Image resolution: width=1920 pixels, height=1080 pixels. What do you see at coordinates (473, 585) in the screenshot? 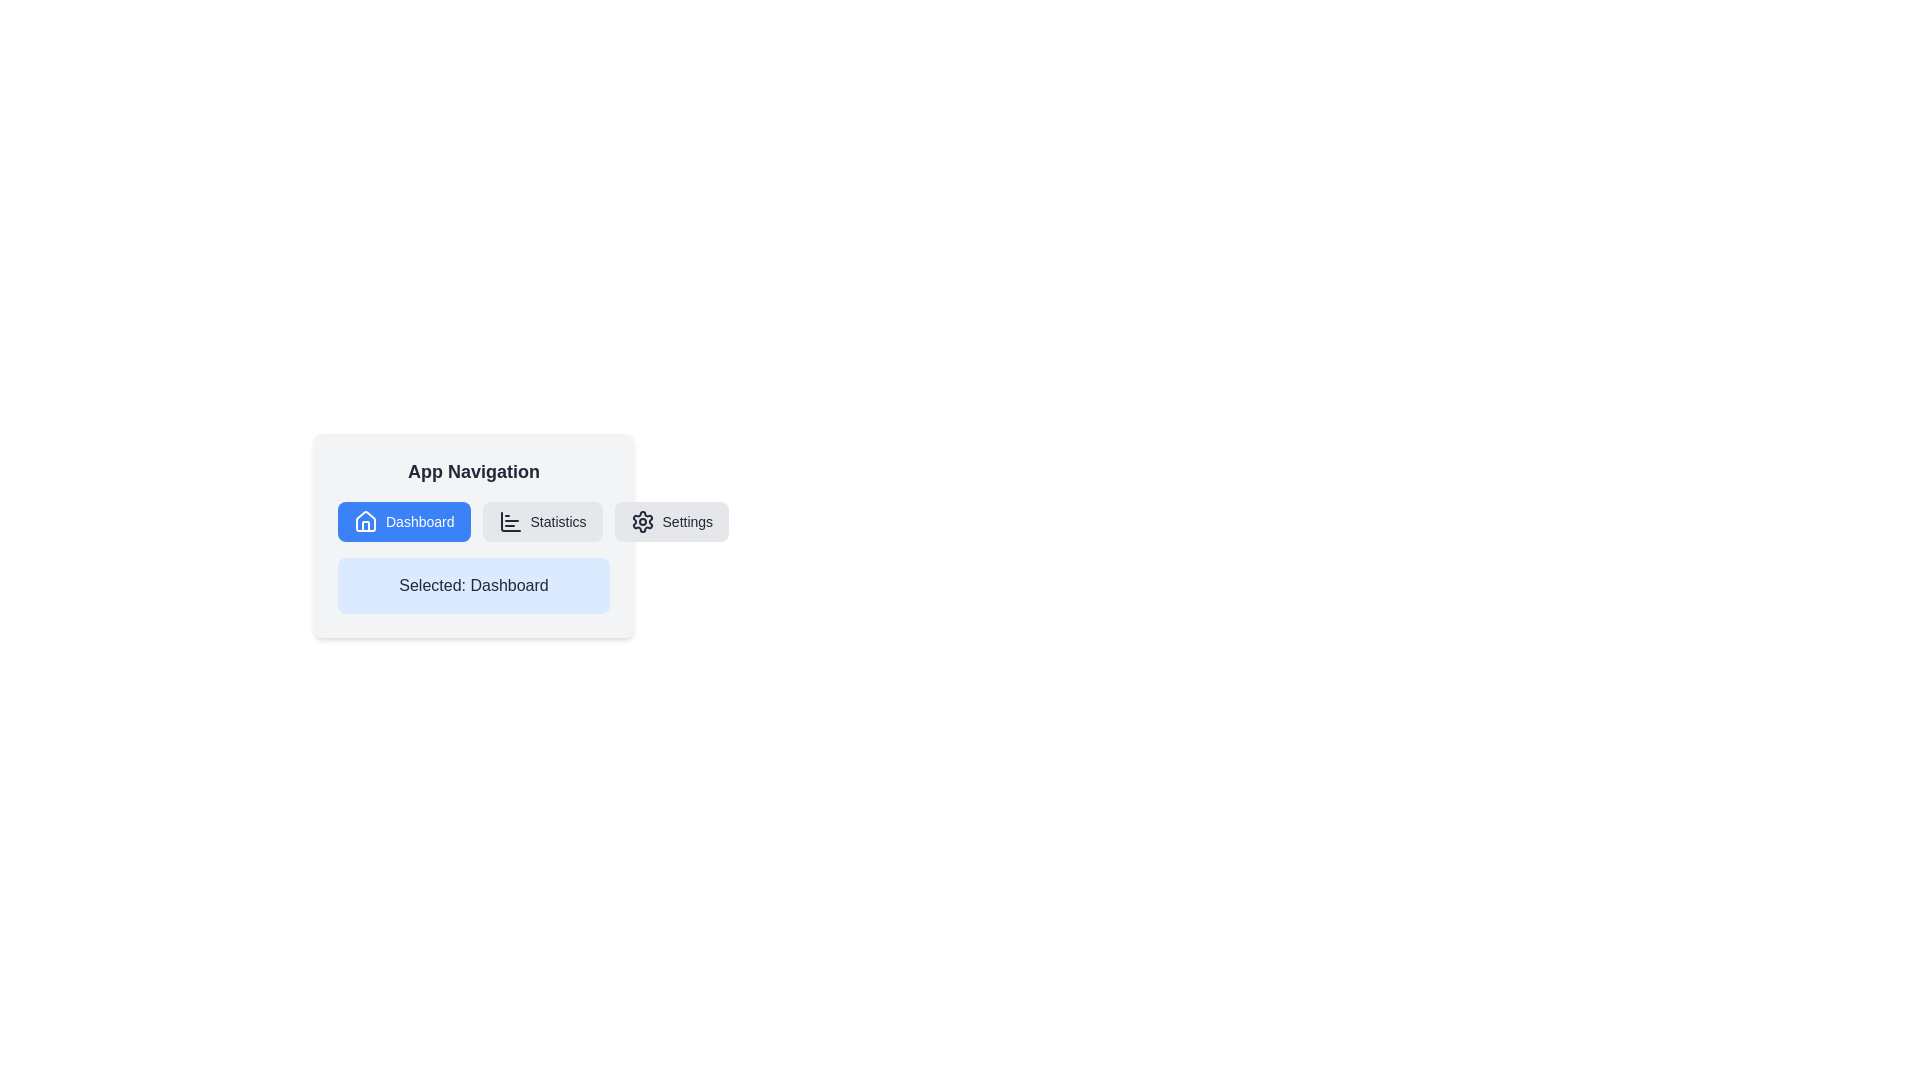
I see `the read-only text label indicating the currently selected navigation option, which displays 'Dashboard.'` at bounding box center [473, 585].